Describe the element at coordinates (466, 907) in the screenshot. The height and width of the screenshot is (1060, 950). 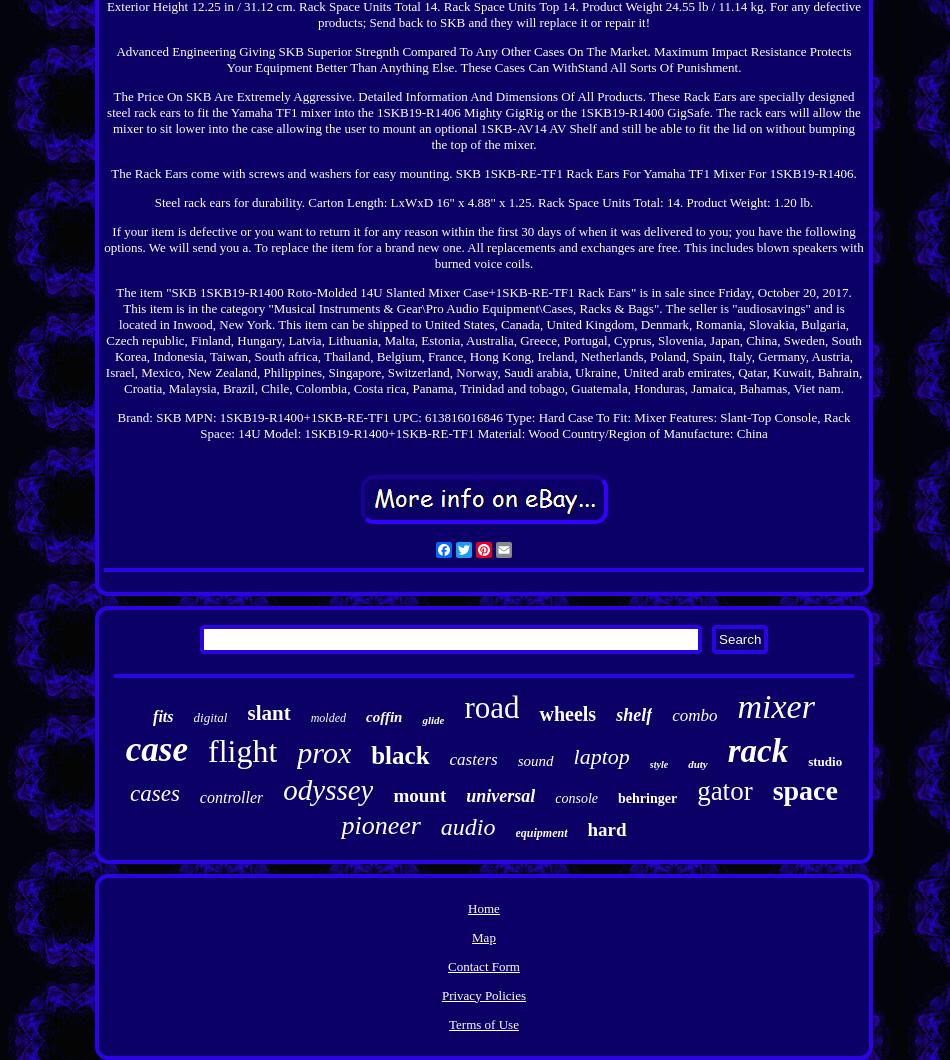
I see `'Home'` at that location.